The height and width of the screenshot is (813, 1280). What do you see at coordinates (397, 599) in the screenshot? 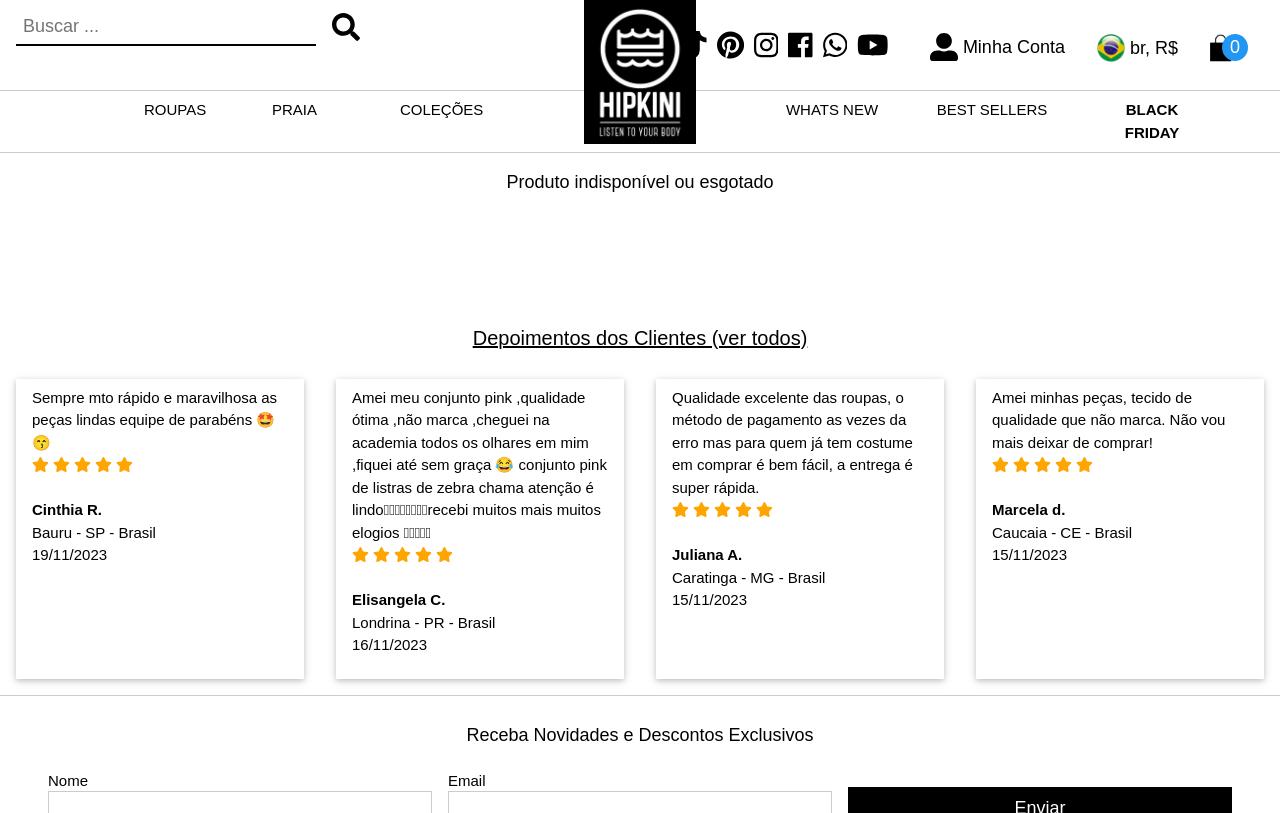
I see `'Elisangela C.'` at bounding box center [397, 599].